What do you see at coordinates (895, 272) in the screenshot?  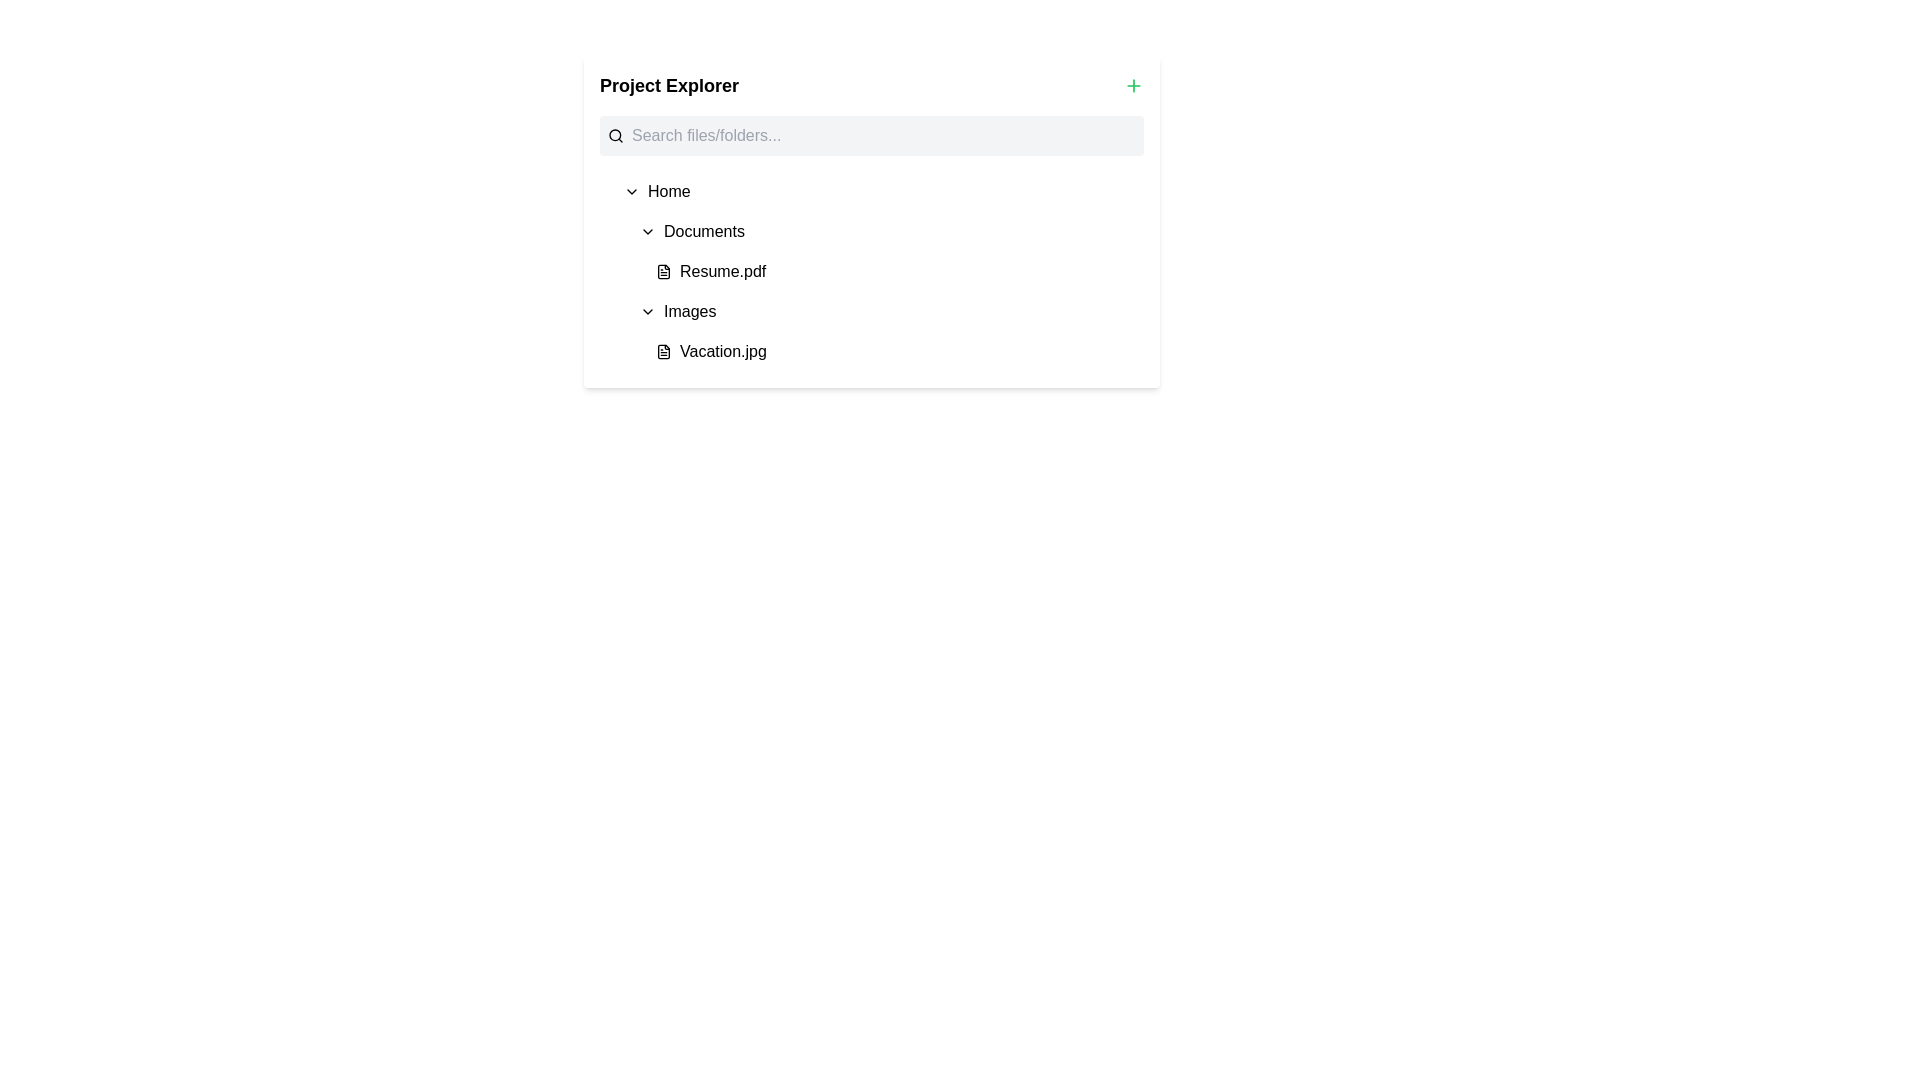 I see `to select the file entry in the 'Documents' section of the file explorer, which is the first item in the expandable list` at bounding box center [895, 272].